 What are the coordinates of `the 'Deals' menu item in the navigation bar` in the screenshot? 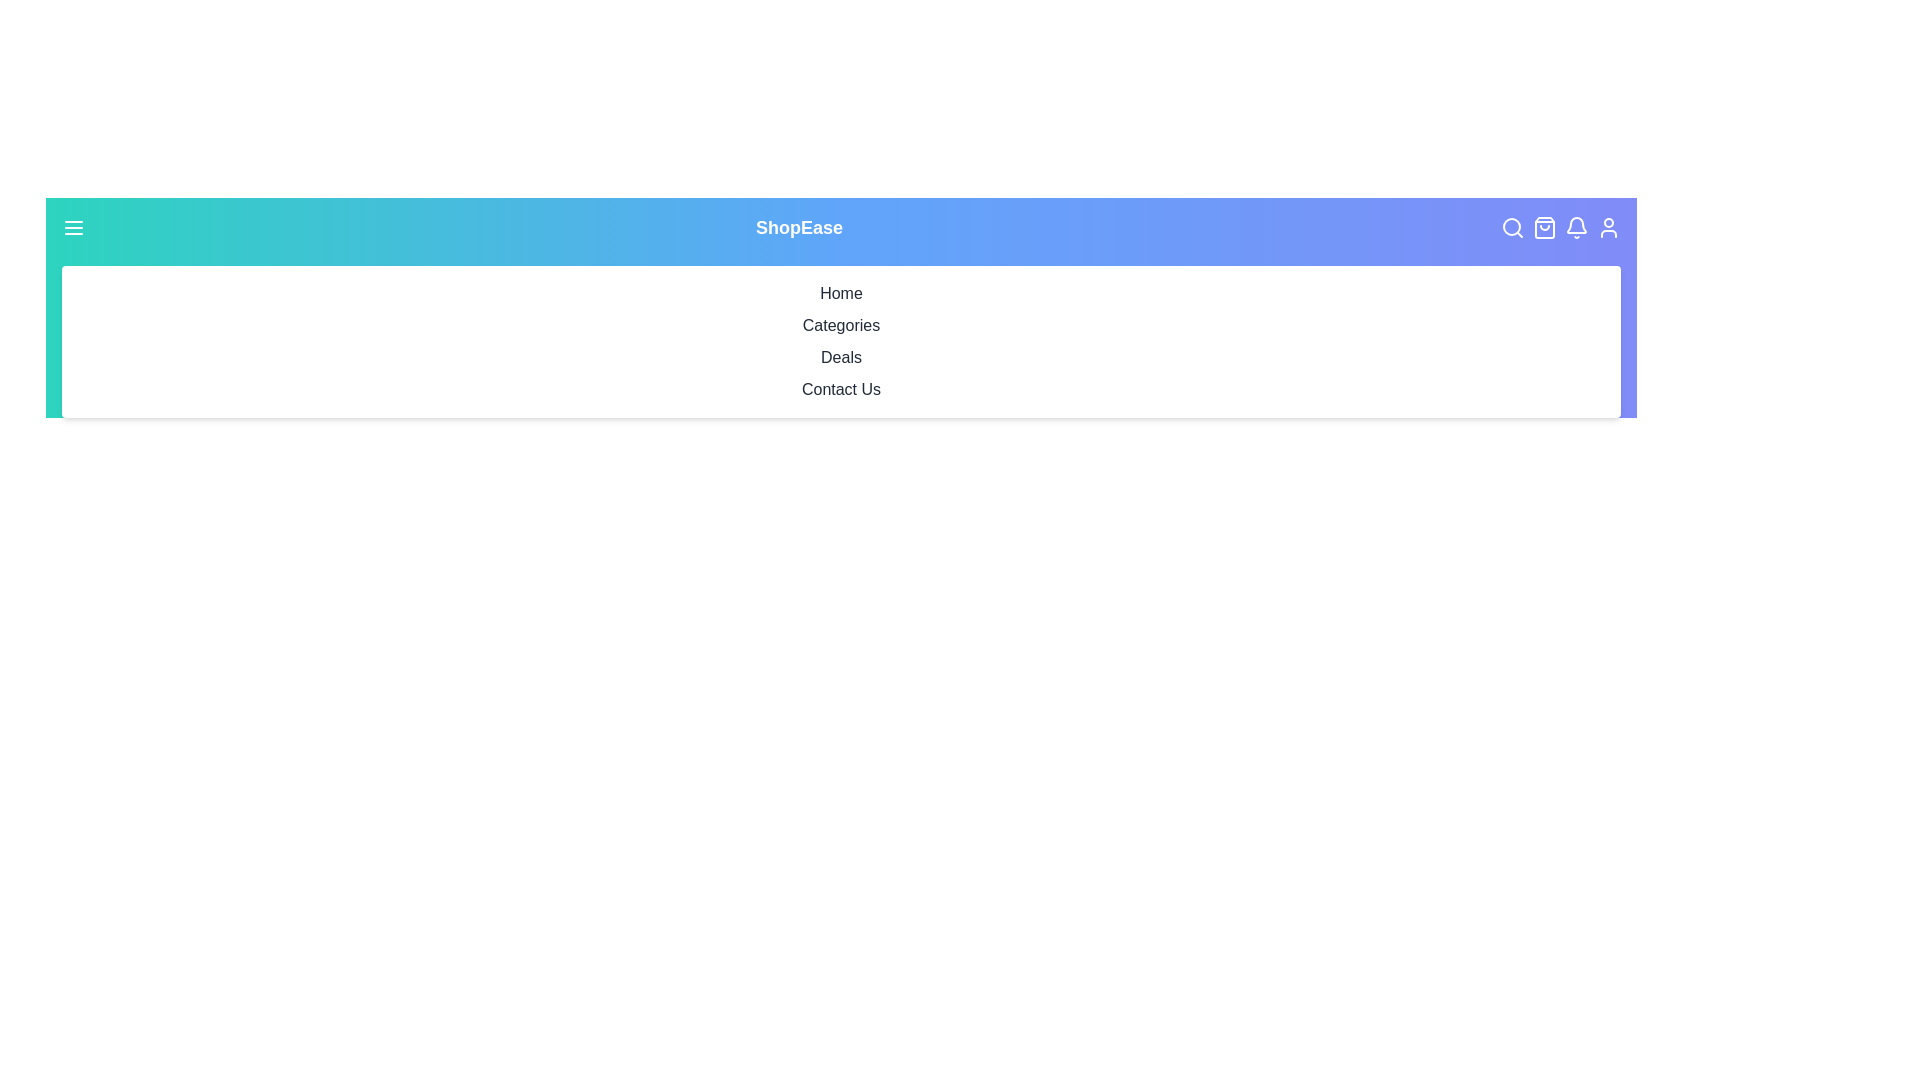 It's located at (841, 357).